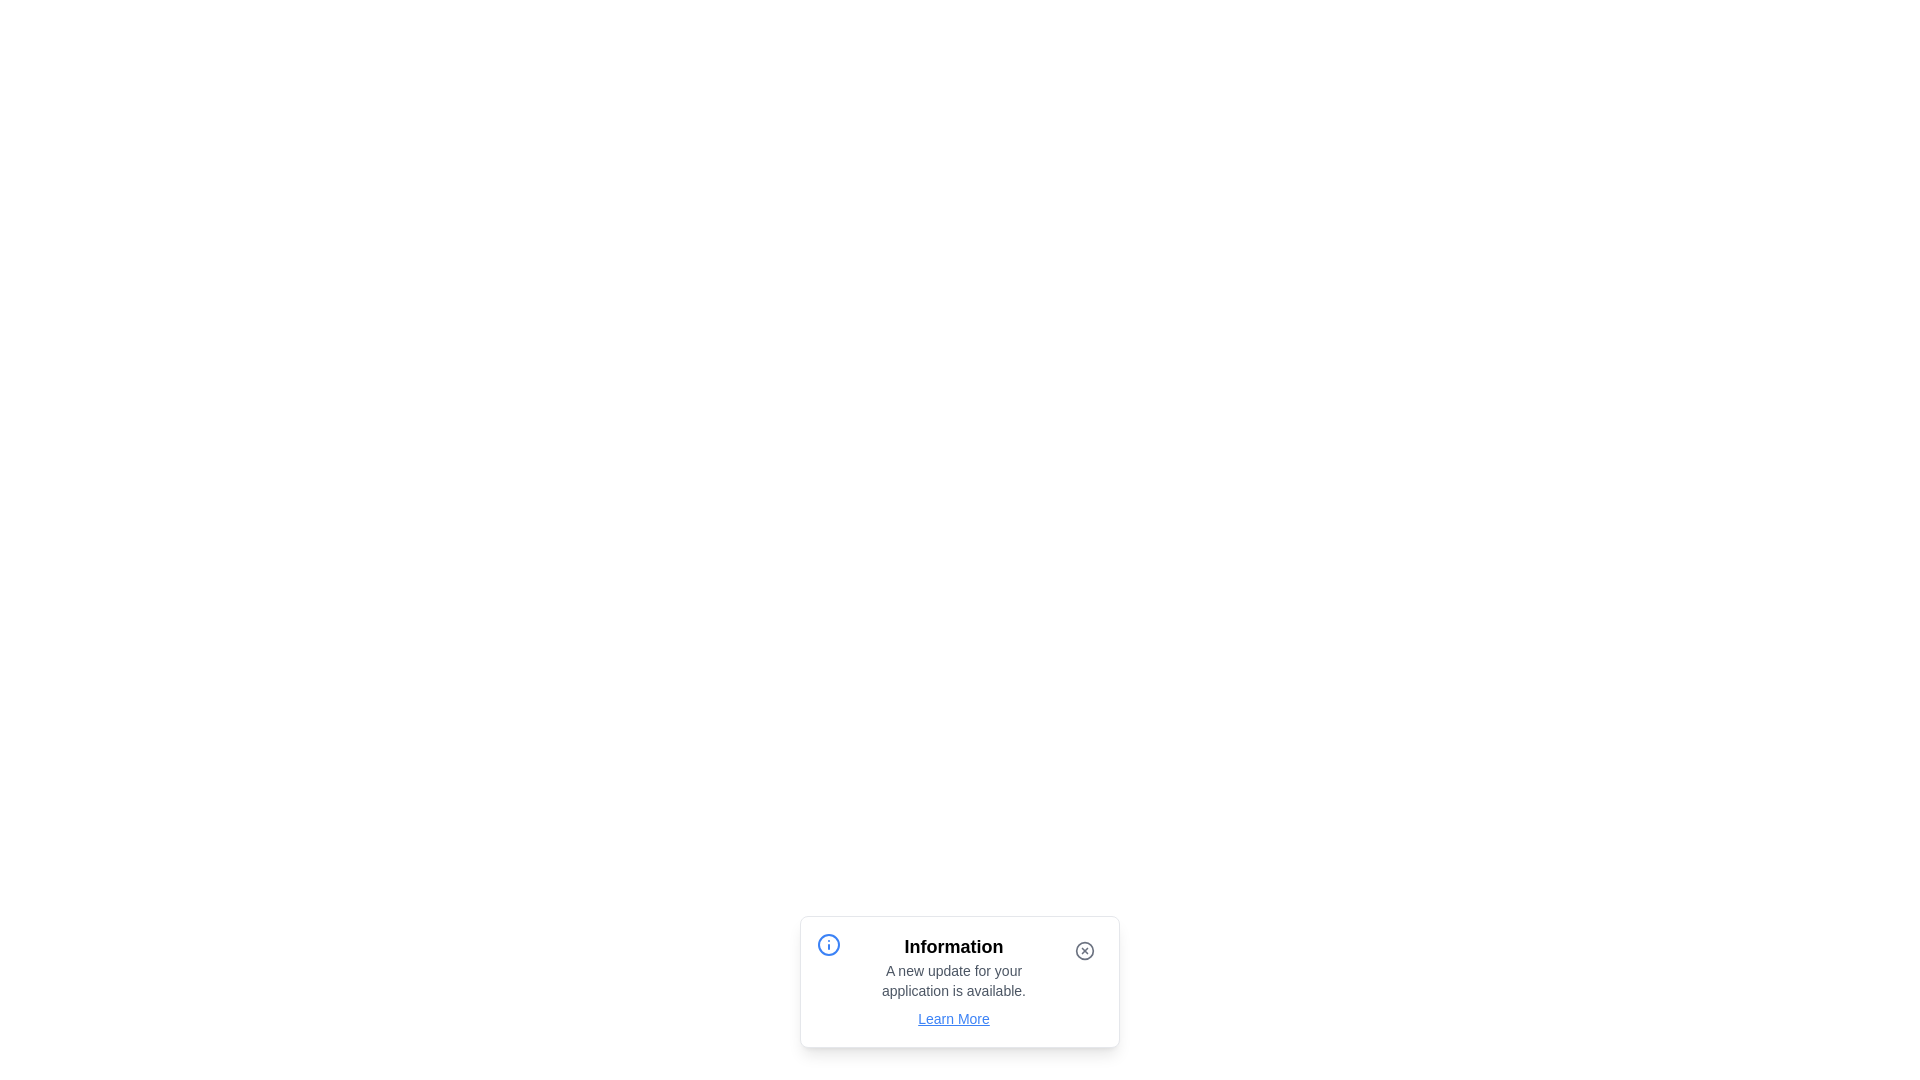 The height and width of the screenshot is (1080, 1920). Describe the element at coordinates (953, 1018) in the screenshot. I see `the 'Learn More' link to navigate to more information about the update` at that location.